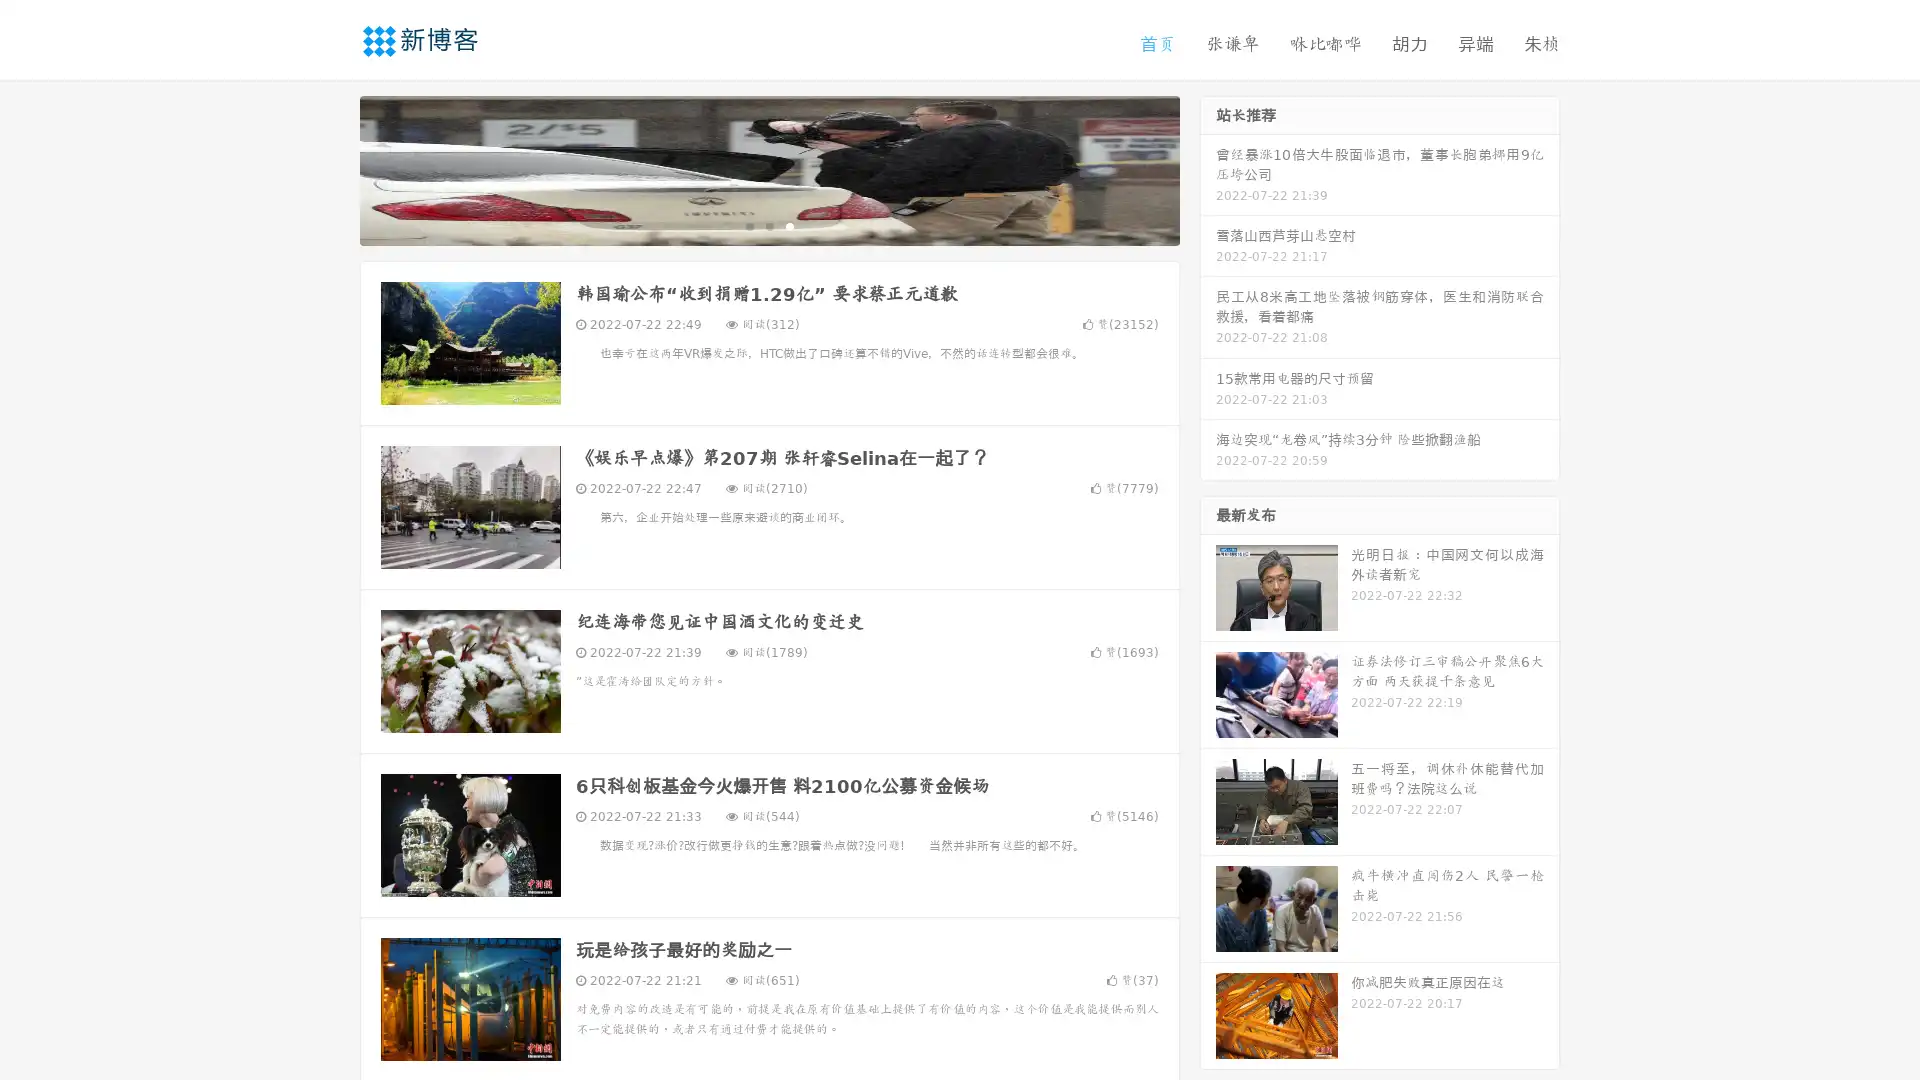  I want to click on Next slide, so click(1208, 168).